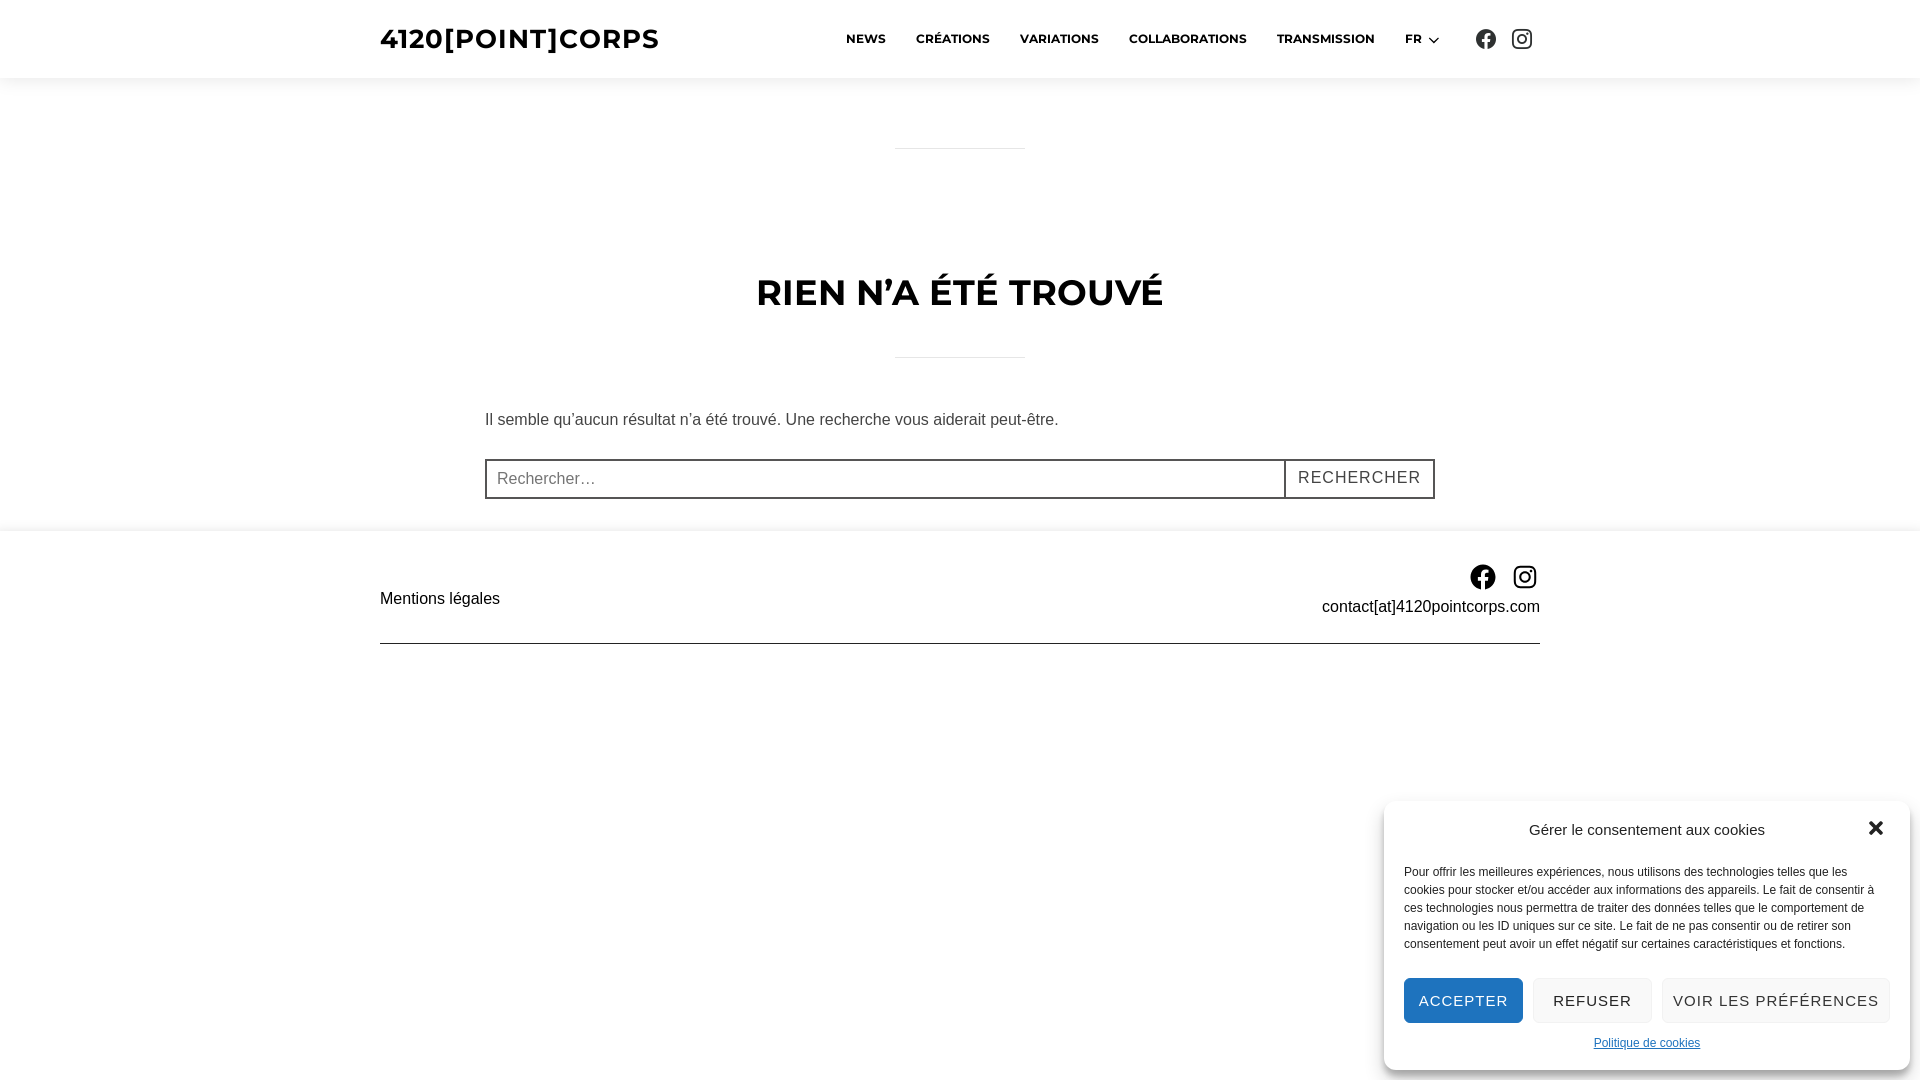 This screenshot has width=1920, height=1080. What do you see at coordinates (865, 39) in the screenshot?
I see `'NEWS'` at bounding box center [865, 39].